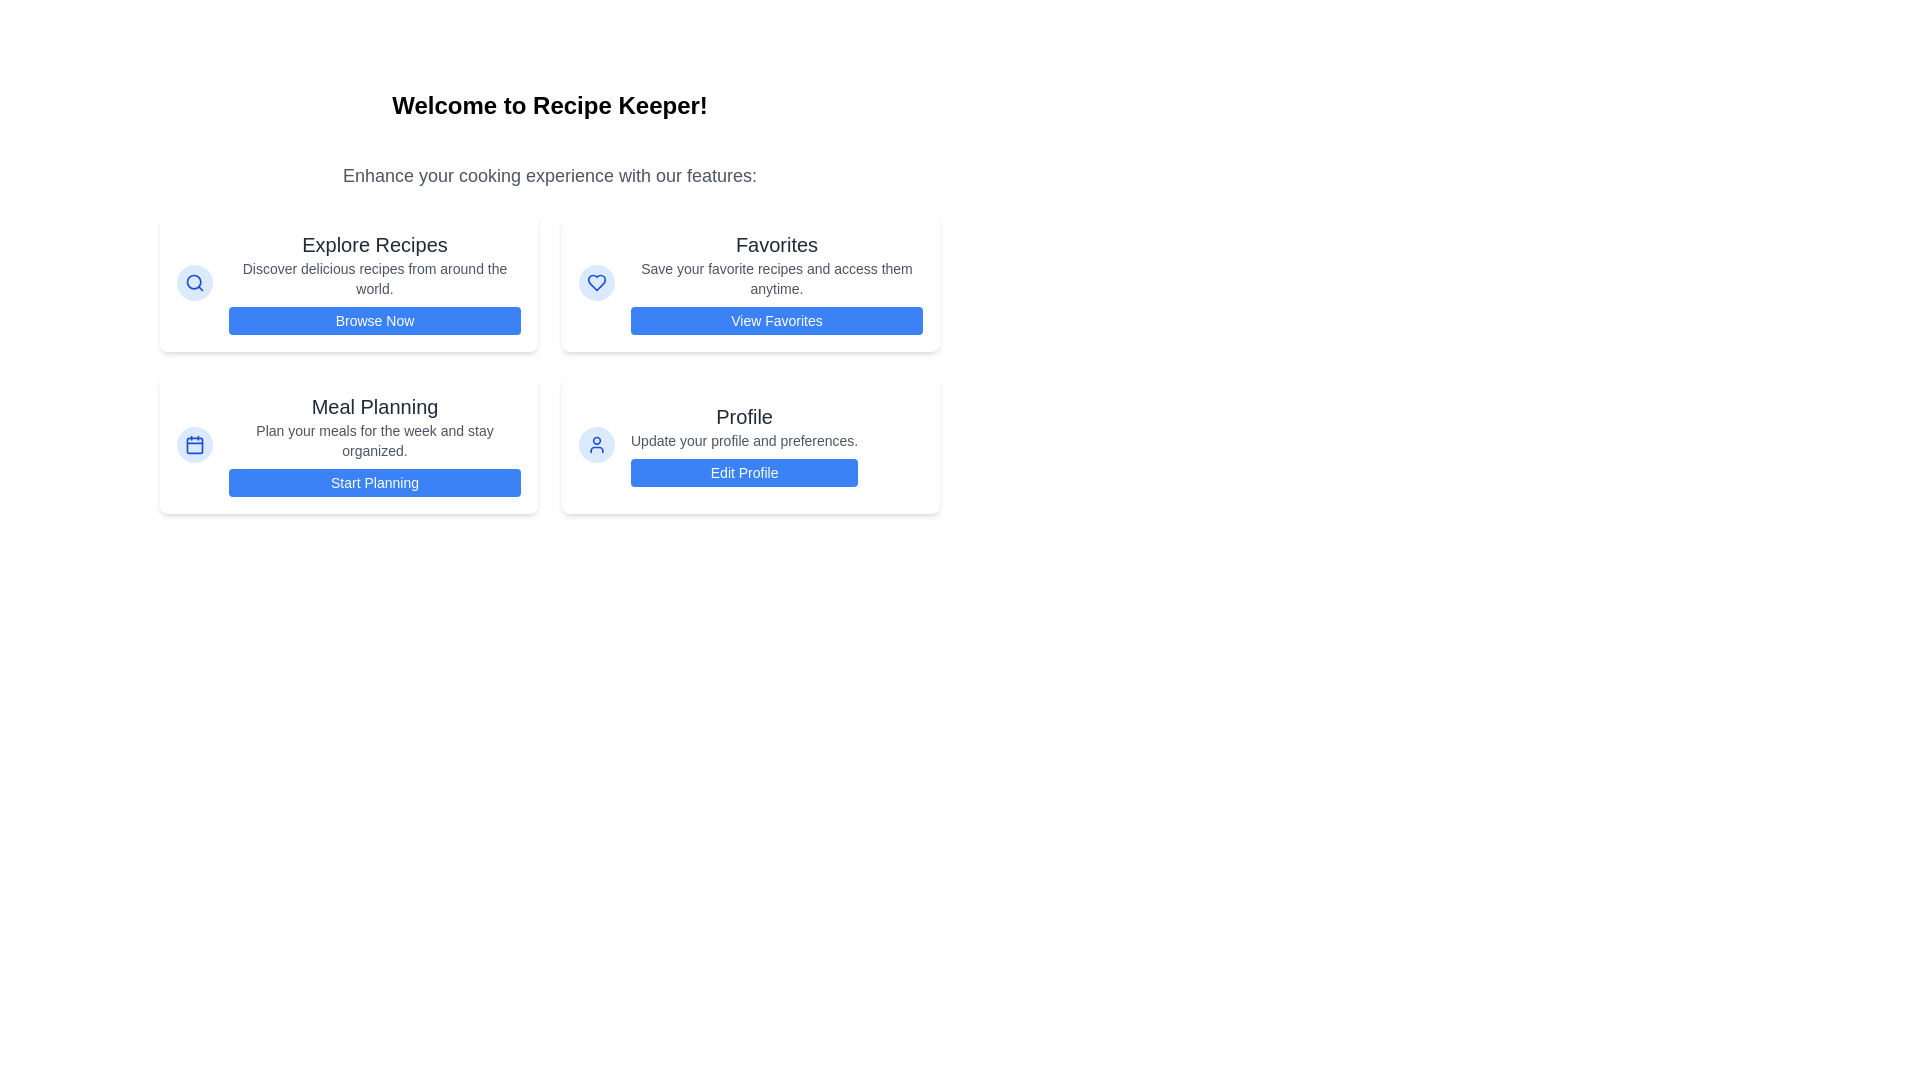 The height and width of the screenshot is (1080, 1920). What do you see at coordinates (749, 443) in the screenshot?
I see `the fourth card in the grid layout that serves as a navigational entry point for updating user profile information and preferences` at bounding box center [749, 443].